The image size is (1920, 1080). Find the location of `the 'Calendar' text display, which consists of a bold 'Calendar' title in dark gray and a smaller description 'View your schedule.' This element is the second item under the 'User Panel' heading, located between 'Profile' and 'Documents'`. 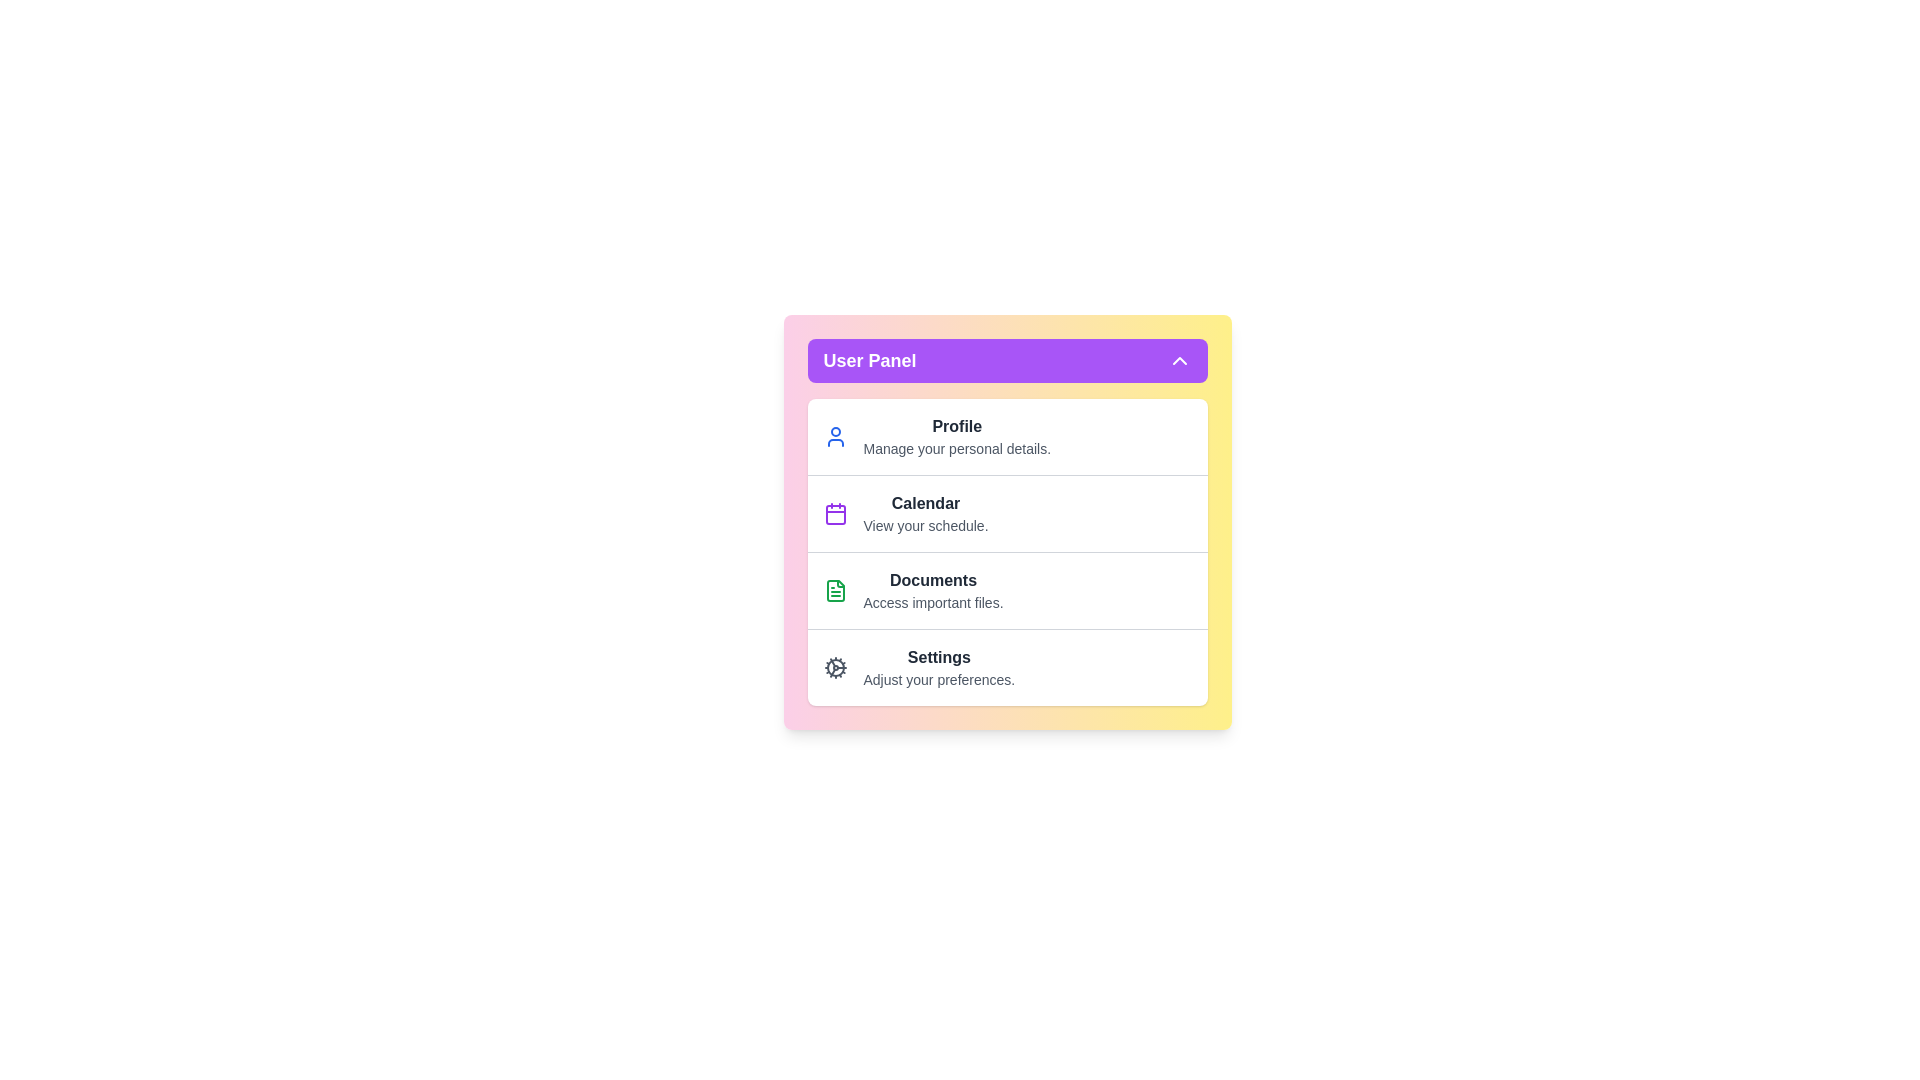

the 'Calendar' text display, which consists of a bold 'Calendar' title in dark gray and a smaller description 'View your schedule.' This element is the second item under the 'User Panel' heading, located between 'Profile' and 'Documents' is located at coordinates (925, 512).